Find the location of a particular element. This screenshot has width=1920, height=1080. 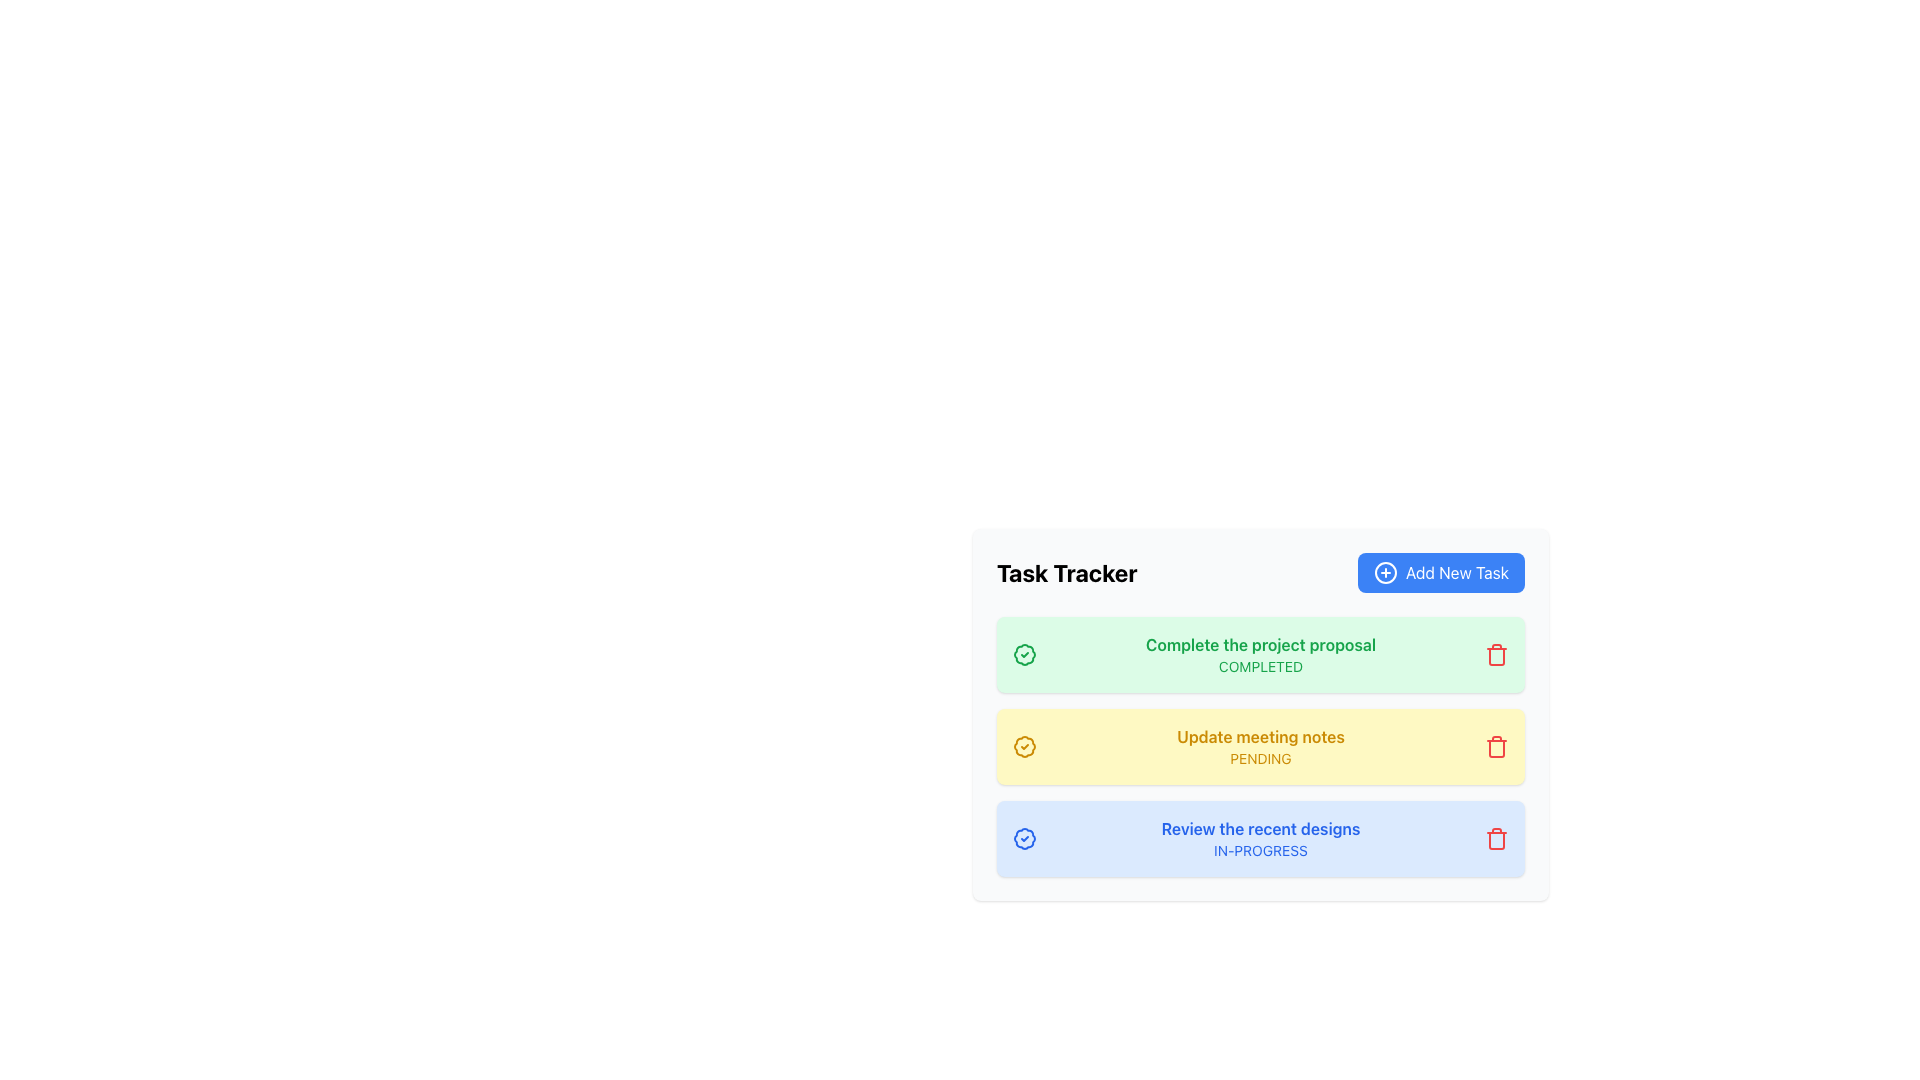

the SVG shape icon located on the left-hand side of the third row of the task entry that signifies the status of the task 'Review the recent designs' is located at coordinates (1024, 839).